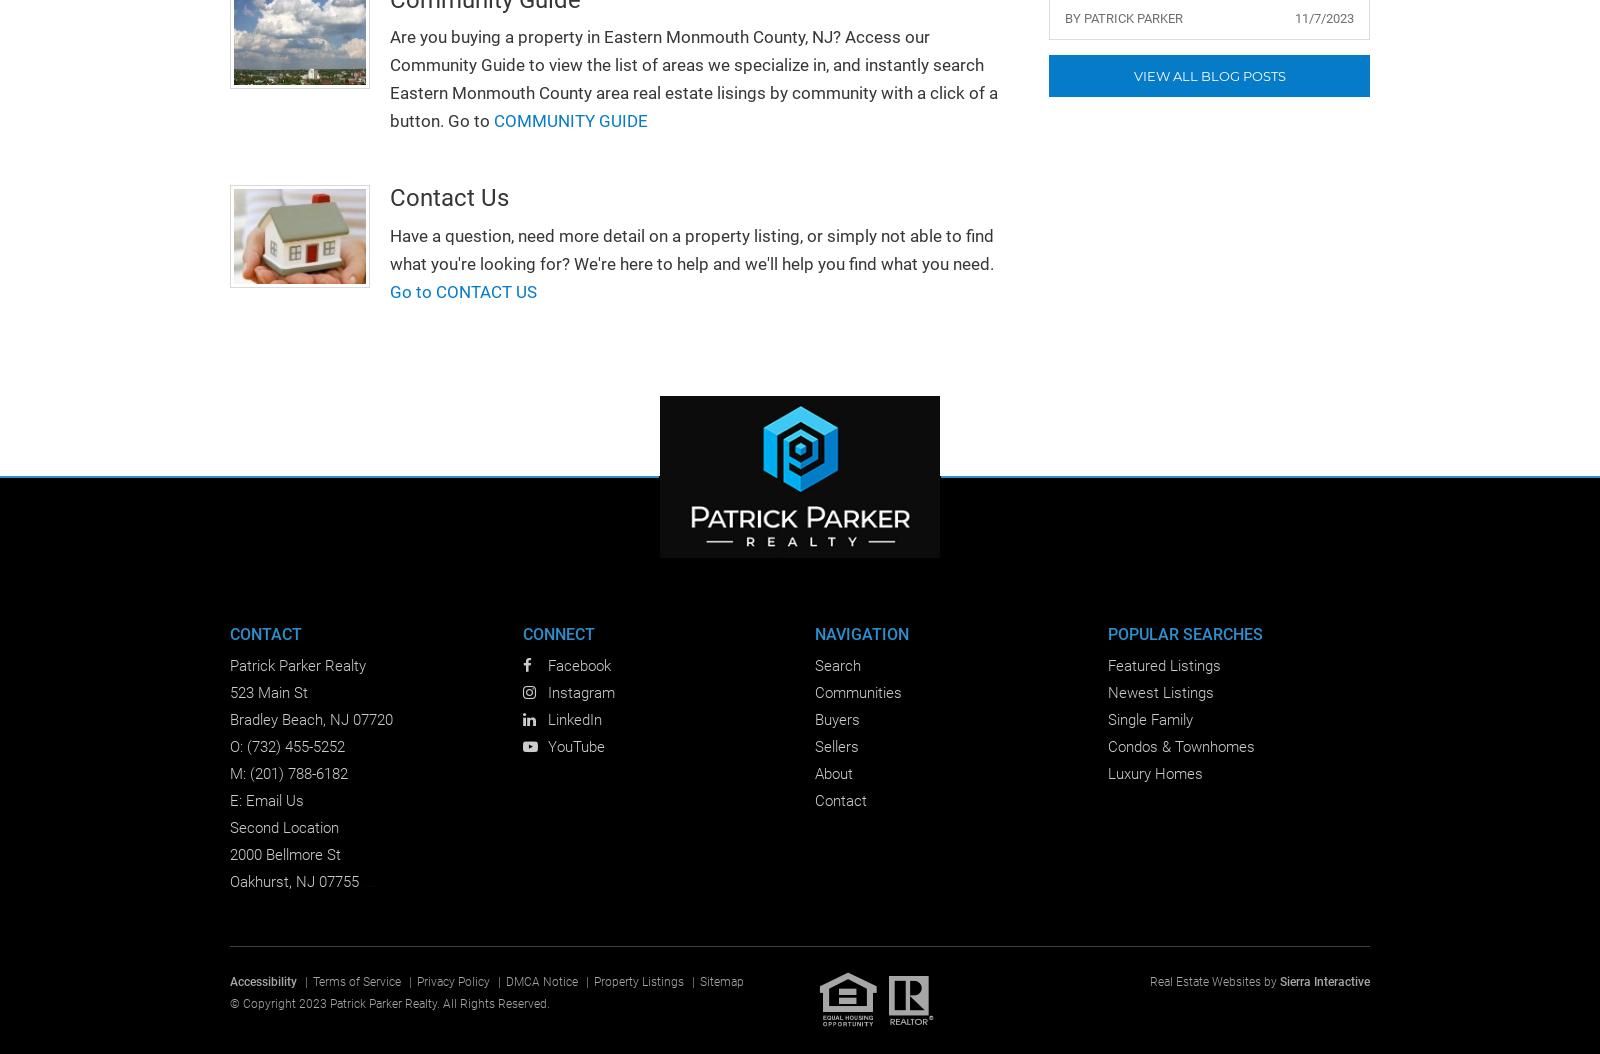 This screenshot has width=1600, height=1054. I want to click on 'Single Family', so click(1107, 718).